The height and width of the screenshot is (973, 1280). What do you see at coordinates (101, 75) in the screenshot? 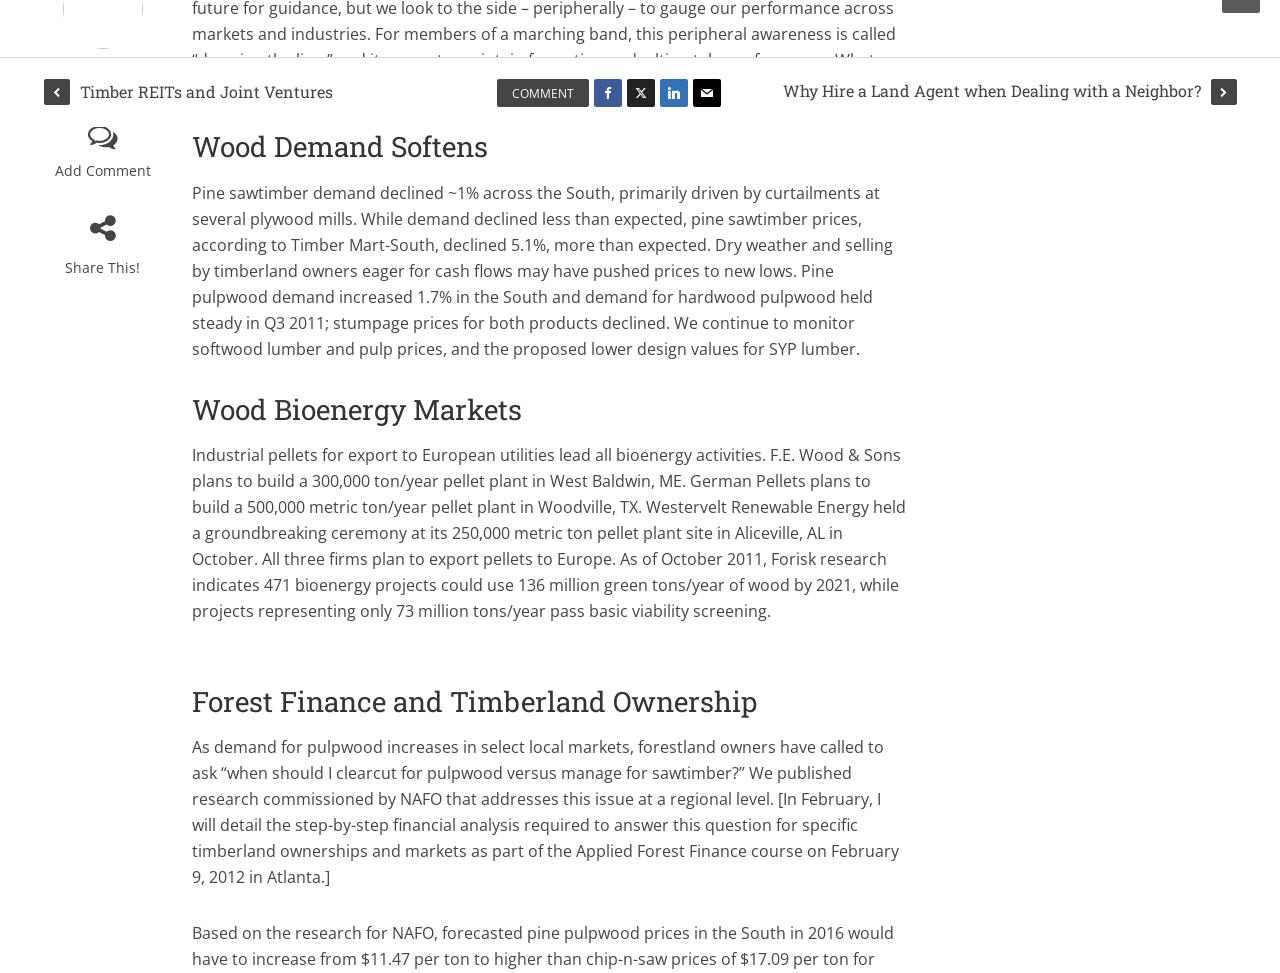
I see `'Brooks Mendell, Ph.D.'` at bounding box center [101, 75].